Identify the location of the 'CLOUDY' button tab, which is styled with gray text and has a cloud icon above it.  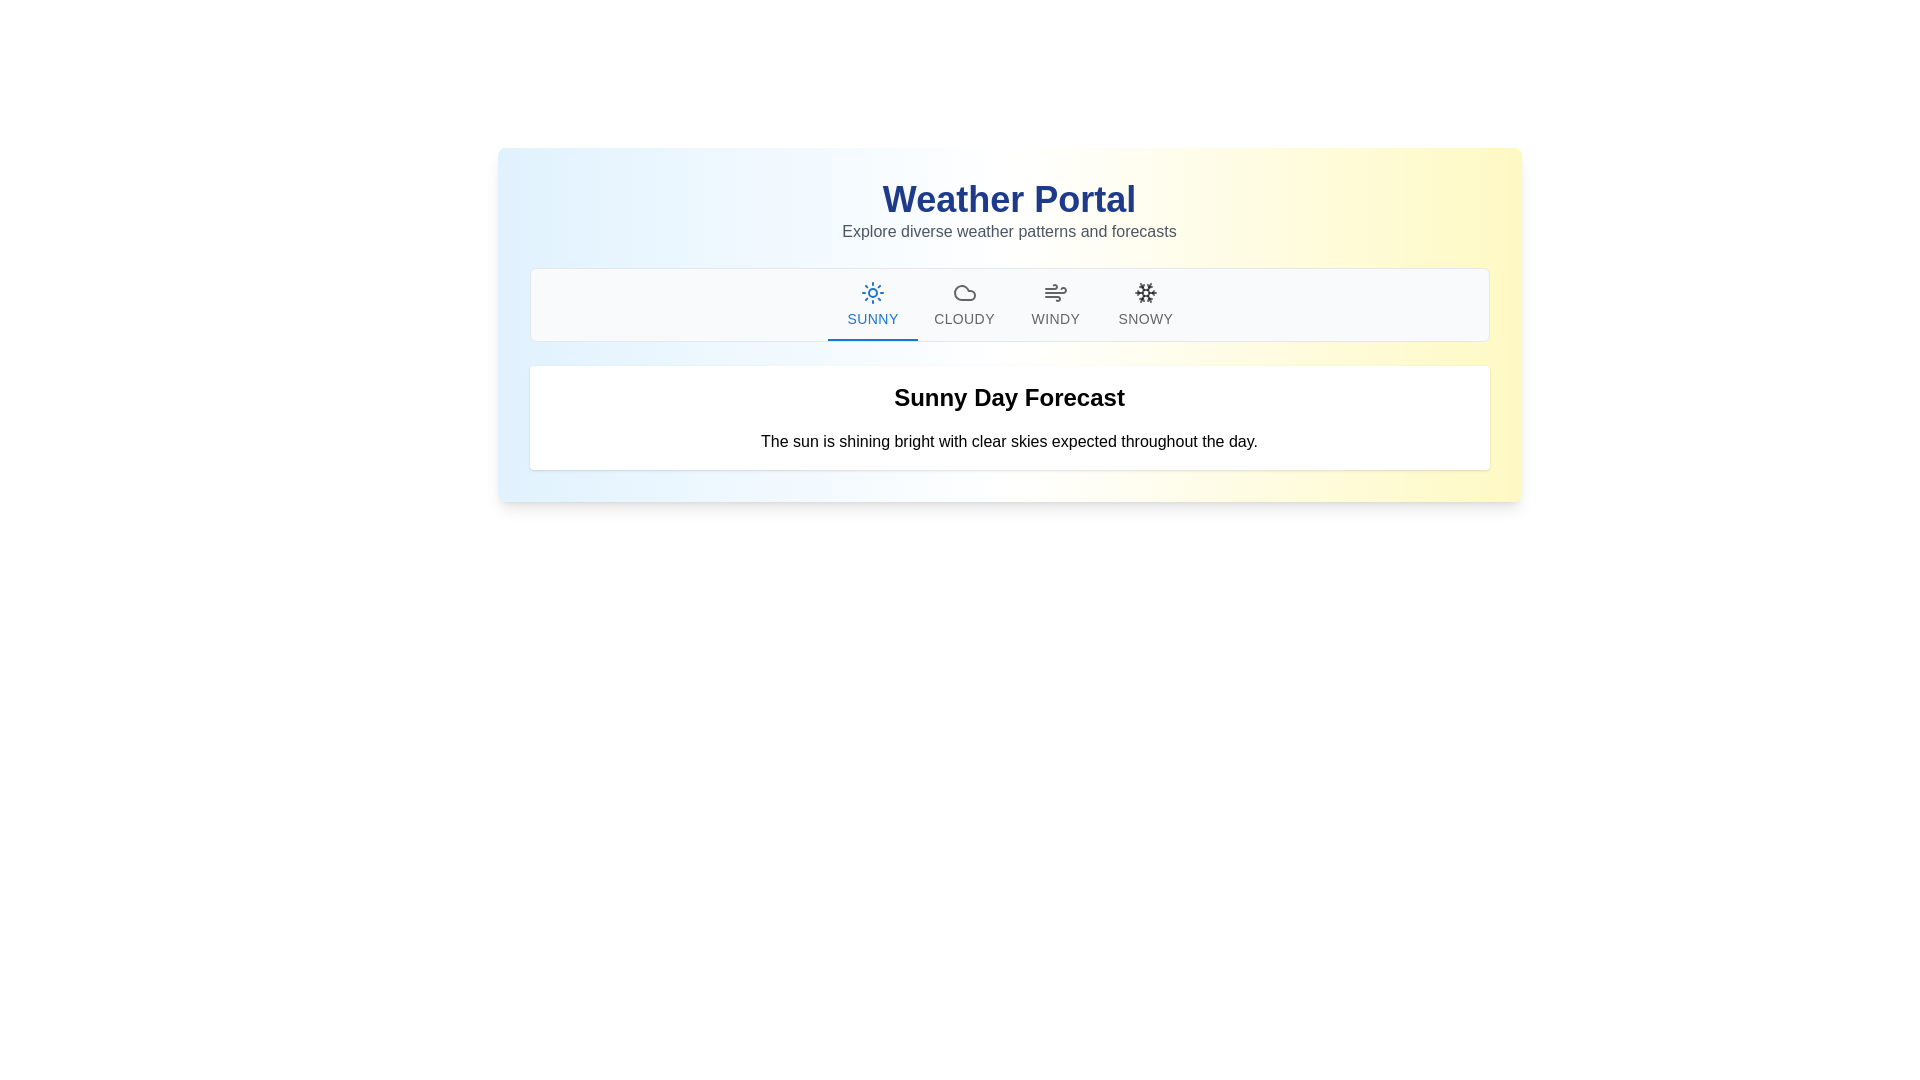
(964, 304).